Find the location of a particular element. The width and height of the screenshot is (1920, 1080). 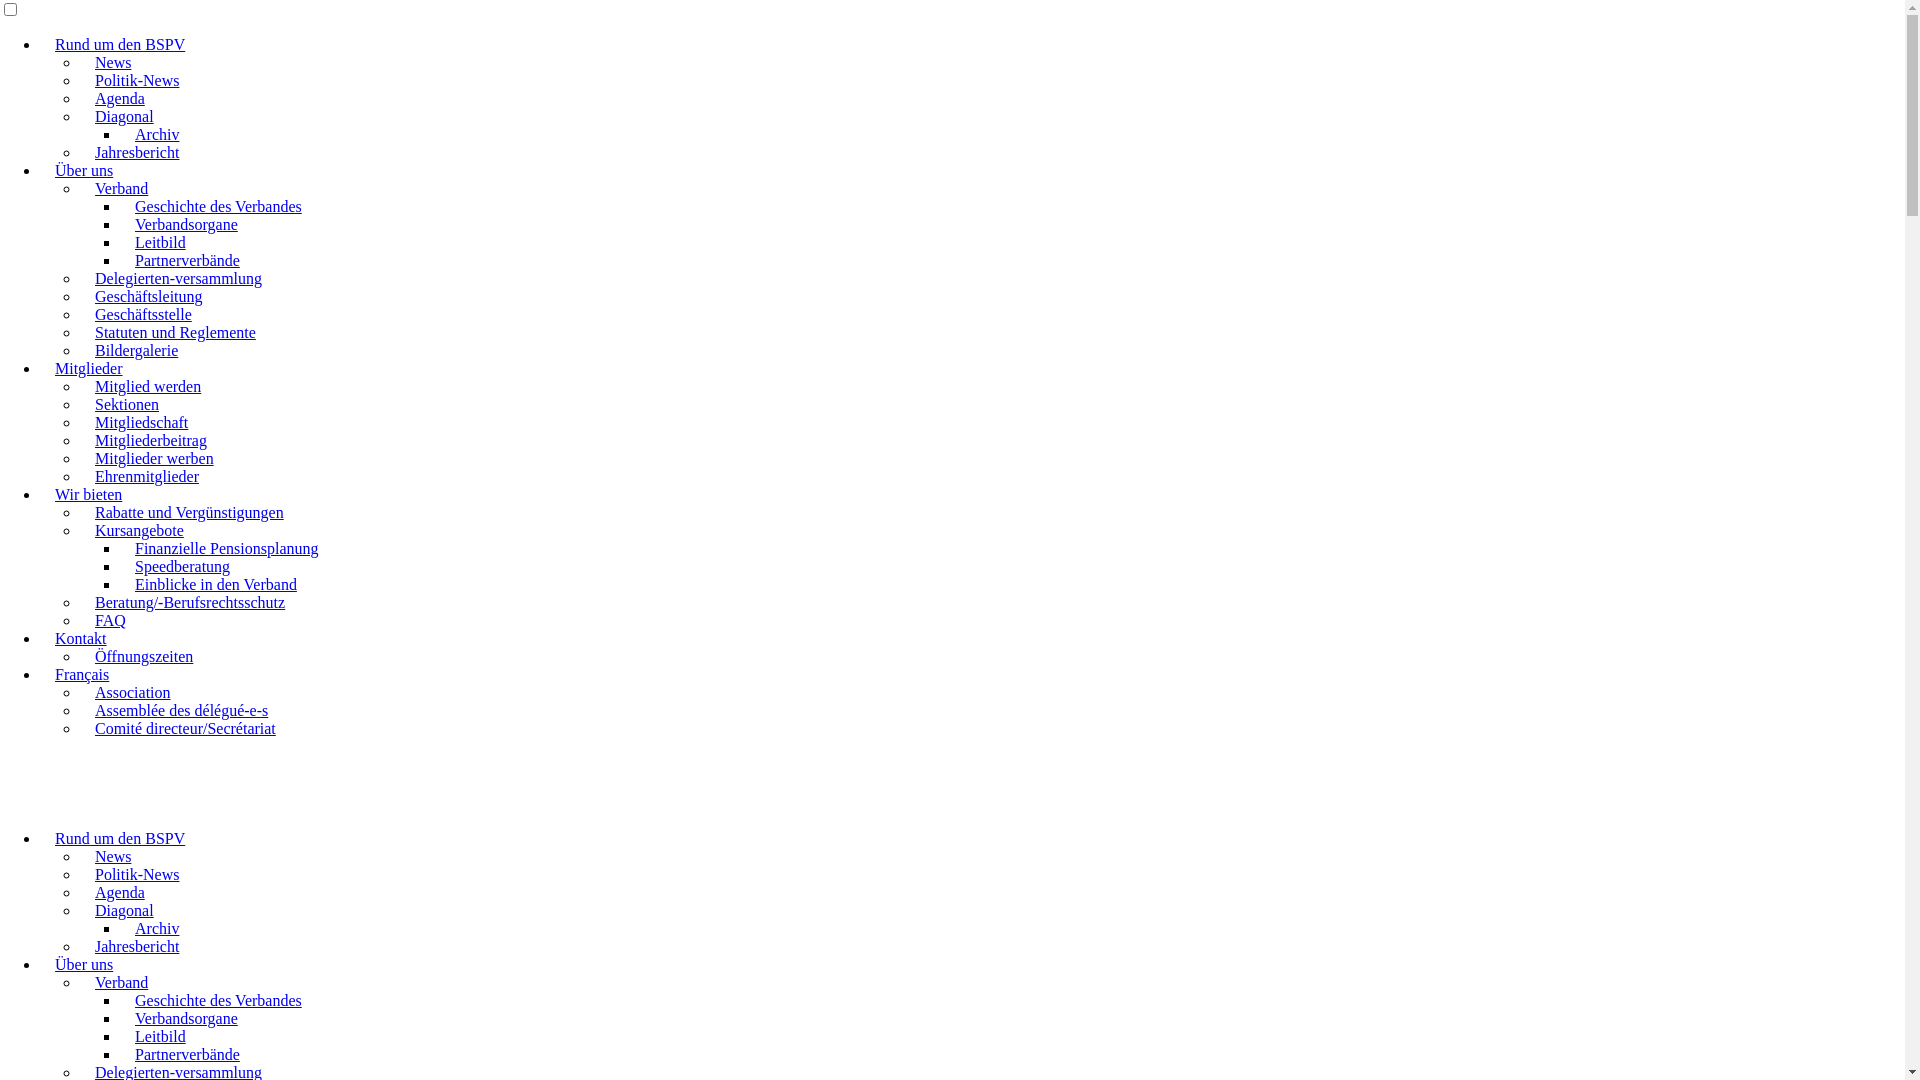

'Kursangebote' is located at coordinates (138, 529).